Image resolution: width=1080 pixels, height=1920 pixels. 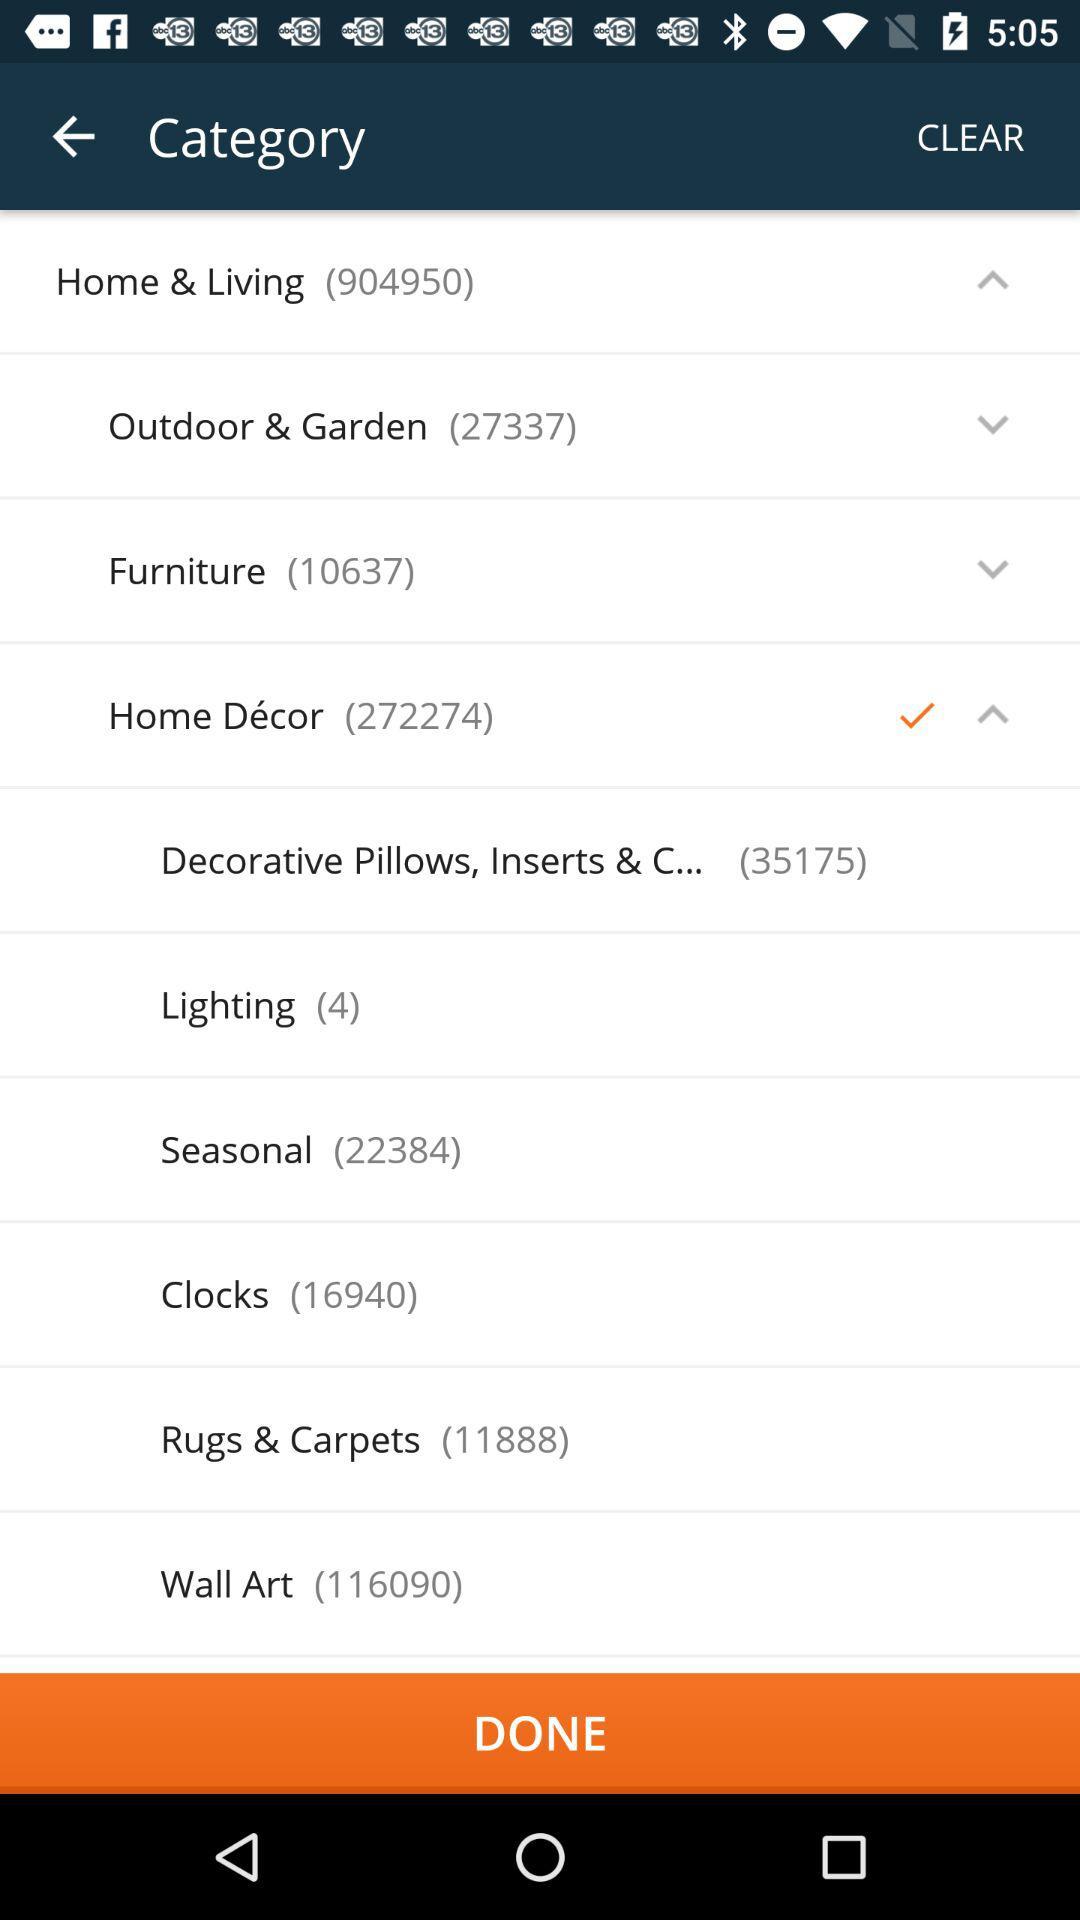 What do you see at coordinates (72, 135) in the screenshot?
I see `icon to the left of the category` at bounding box center [72, 135].